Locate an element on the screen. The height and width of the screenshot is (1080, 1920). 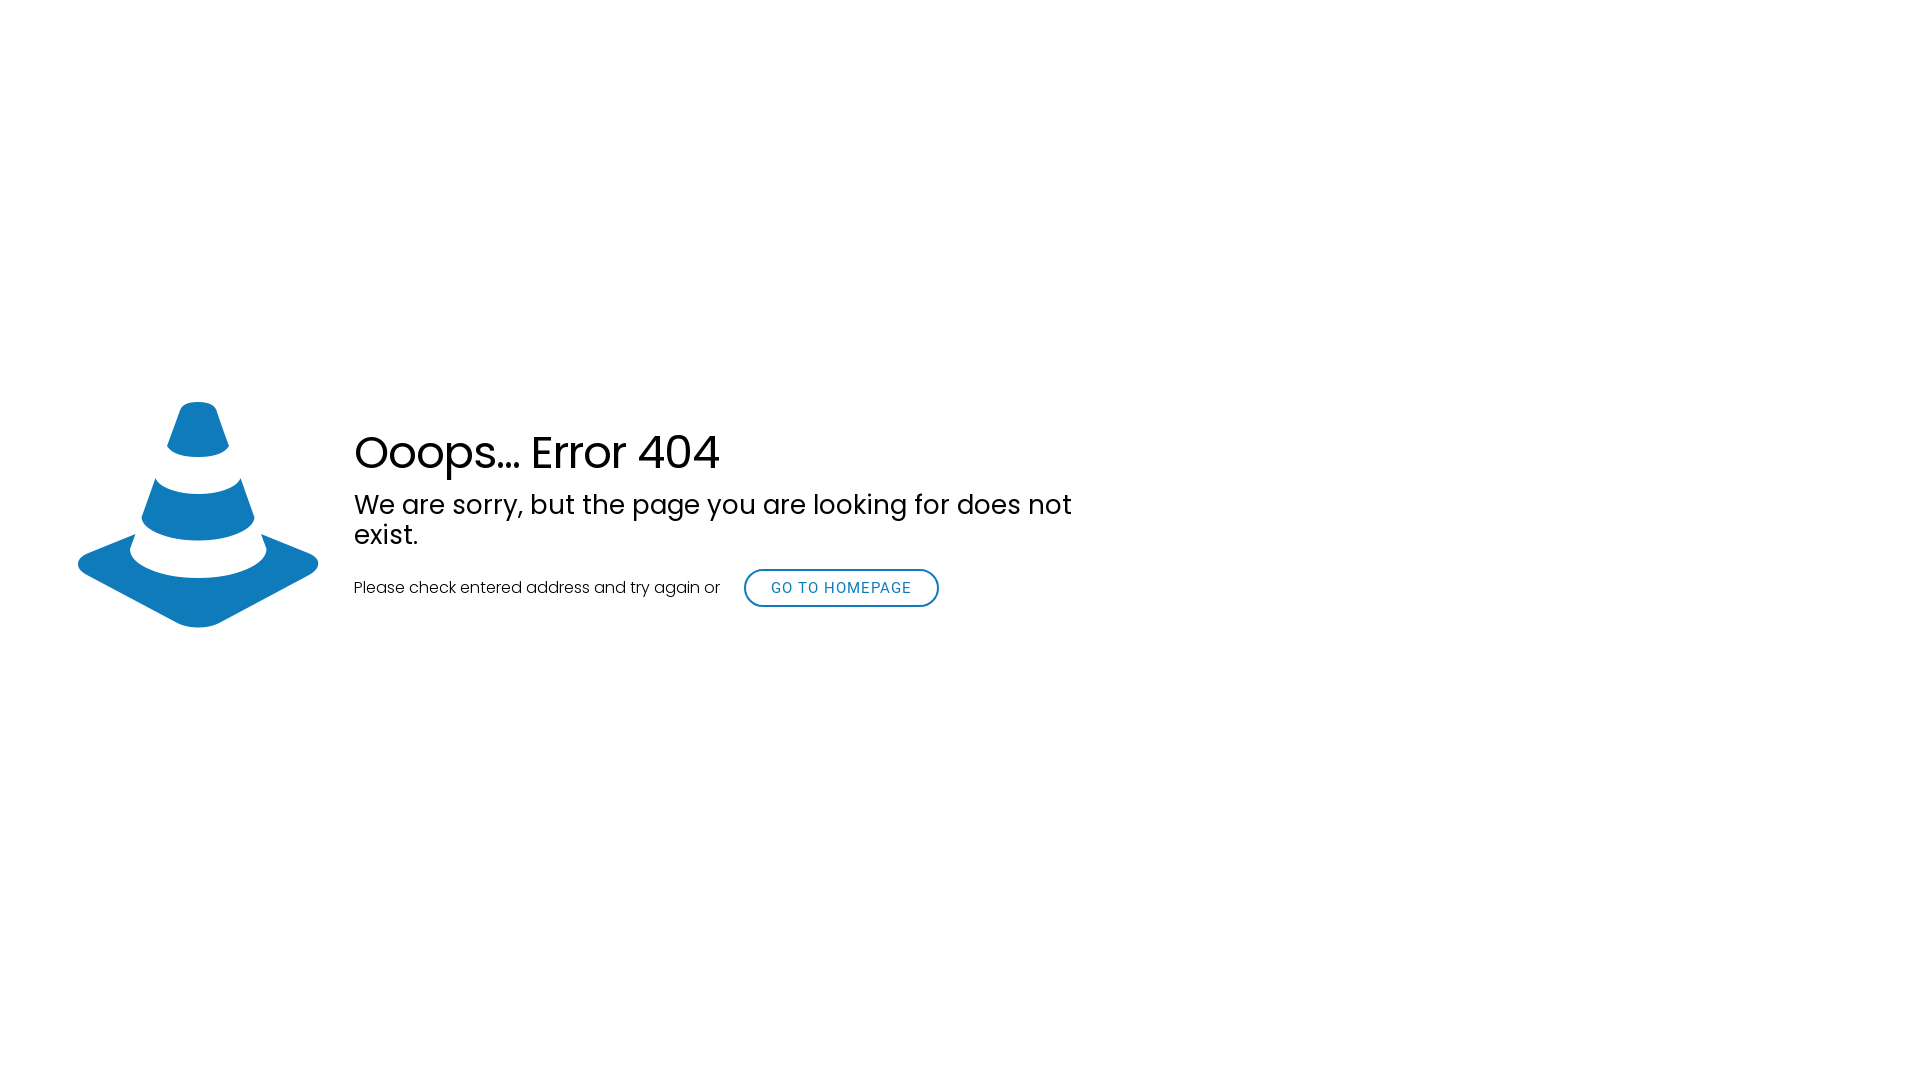
'GO TO HOMEPAGE' is located at coordinates (841, 586).